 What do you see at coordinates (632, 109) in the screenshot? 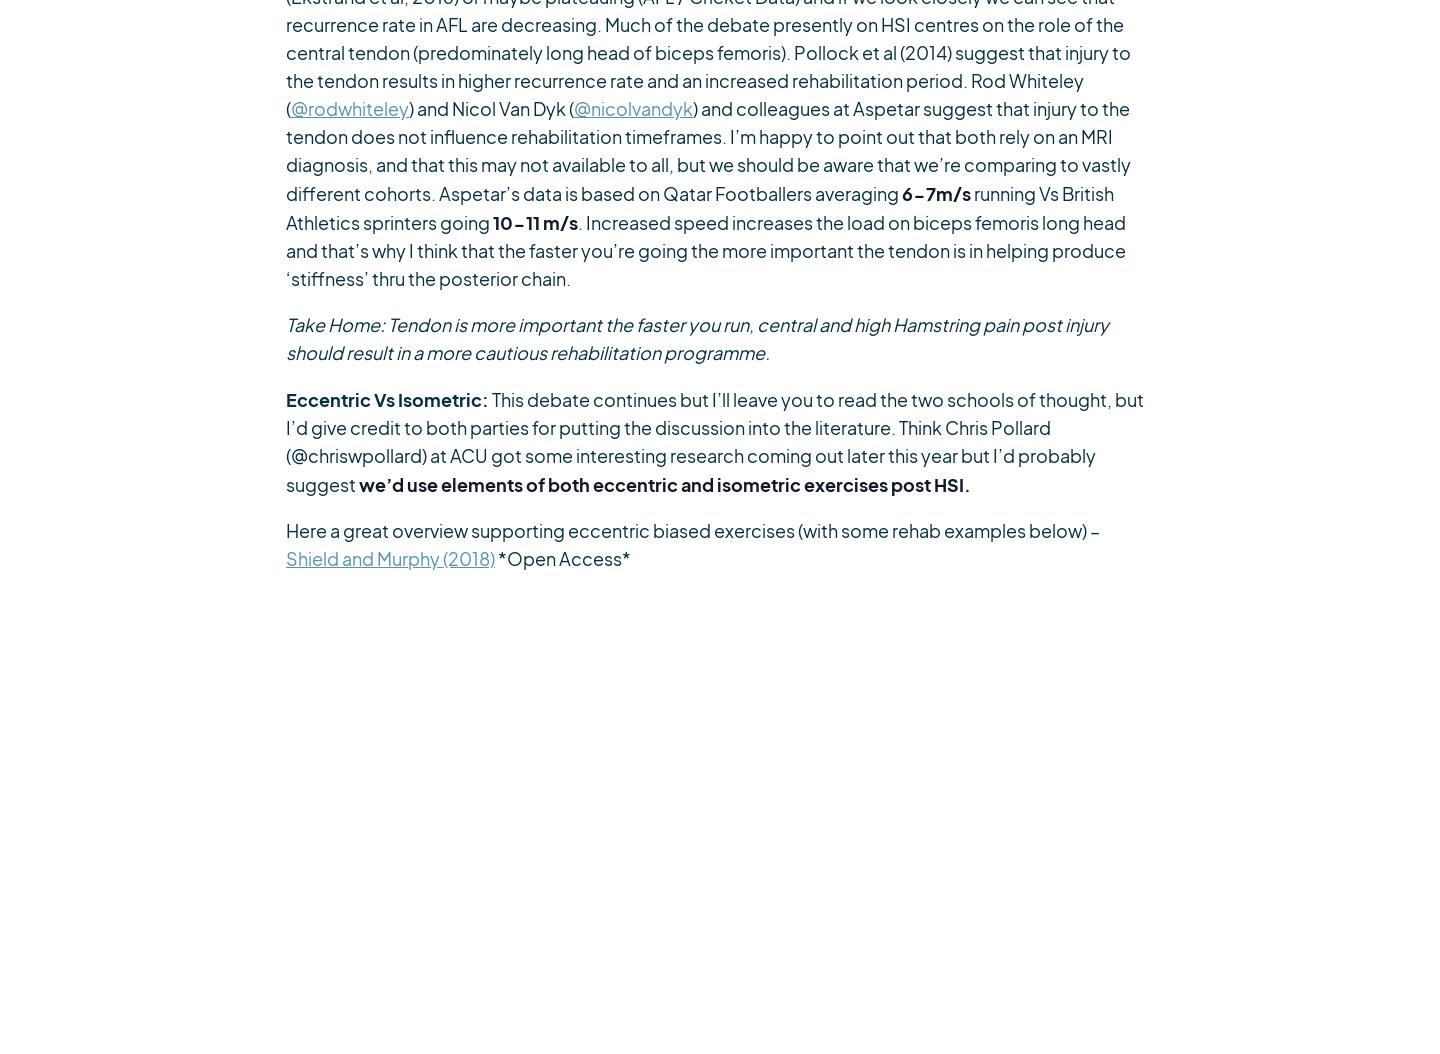
I see `'@nicolvandyk'` at bounding box center [632, 109].